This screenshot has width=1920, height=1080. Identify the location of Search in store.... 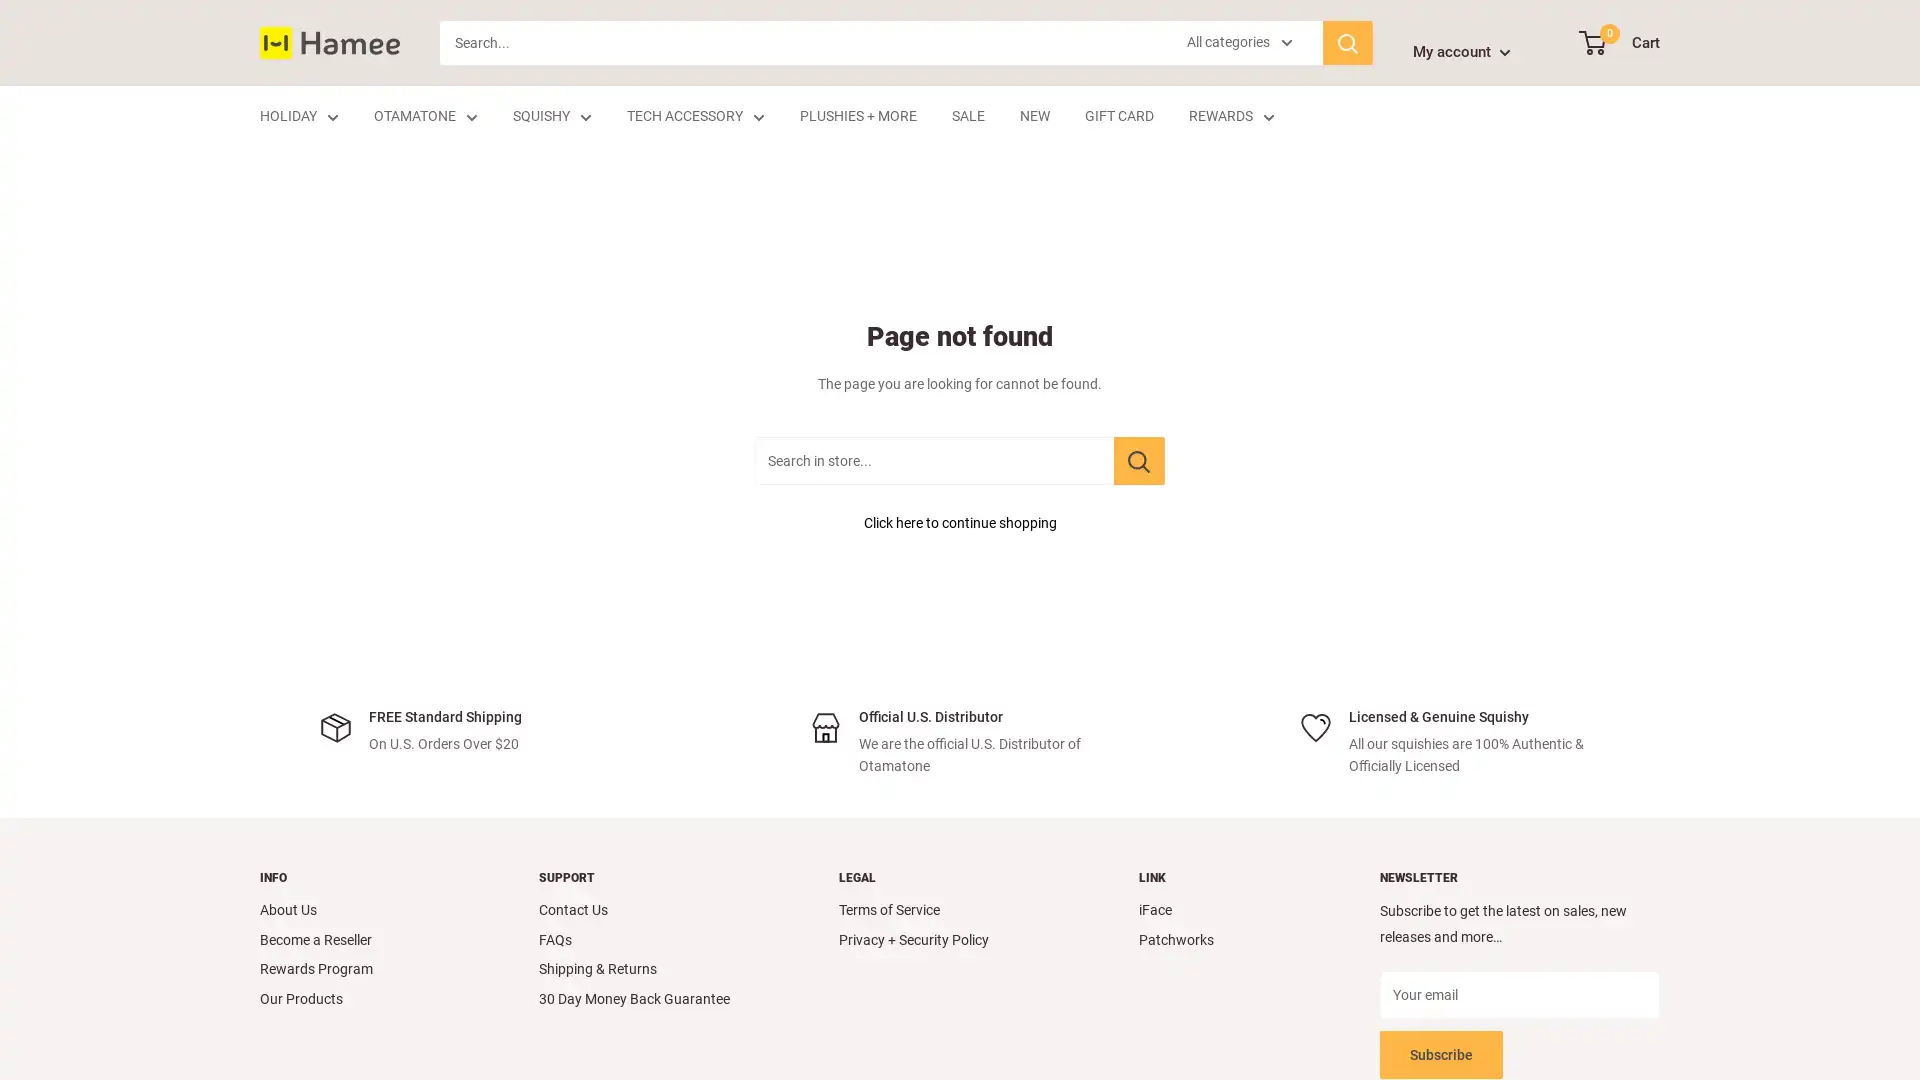
(1139, 461).